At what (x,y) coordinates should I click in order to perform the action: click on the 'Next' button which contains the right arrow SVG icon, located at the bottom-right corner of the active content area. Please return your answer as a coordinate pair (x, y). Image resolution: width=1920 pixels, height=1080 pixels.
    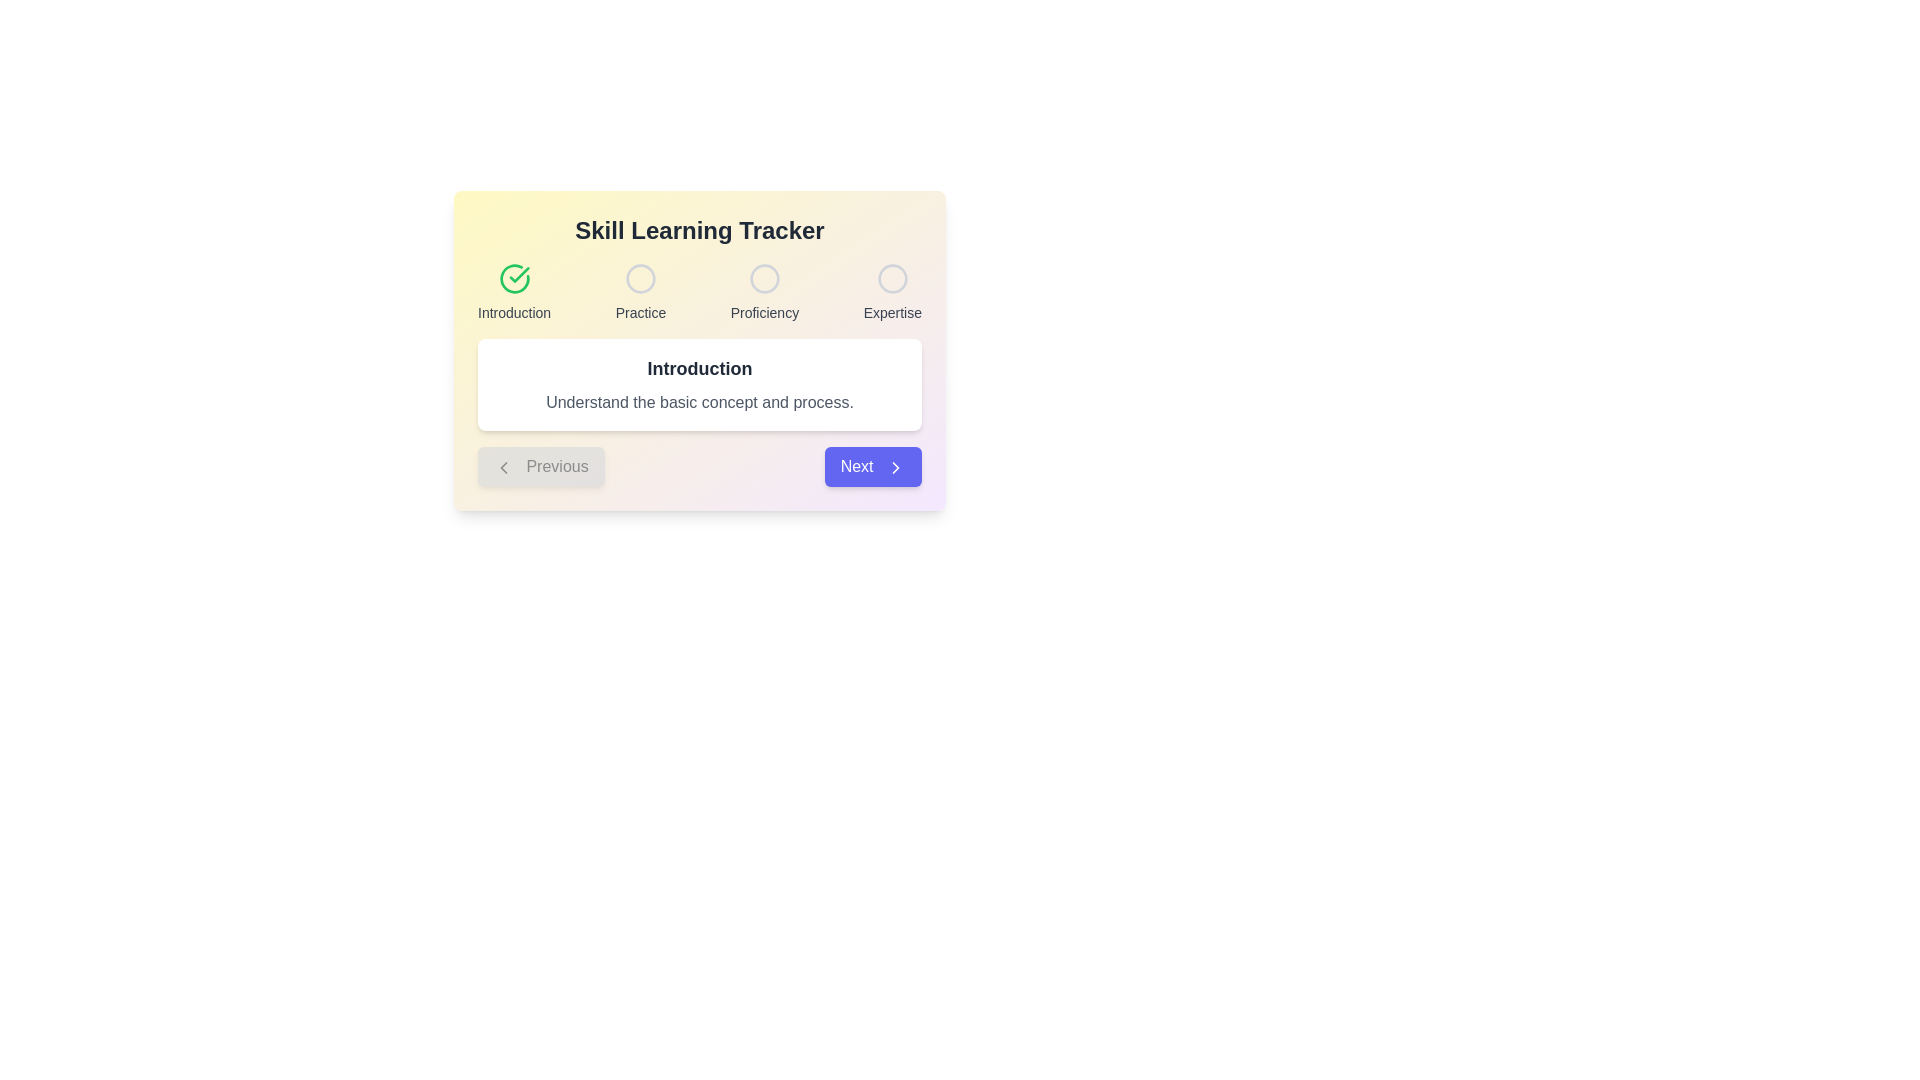
    Looking at the image, I should click on (895, 466).